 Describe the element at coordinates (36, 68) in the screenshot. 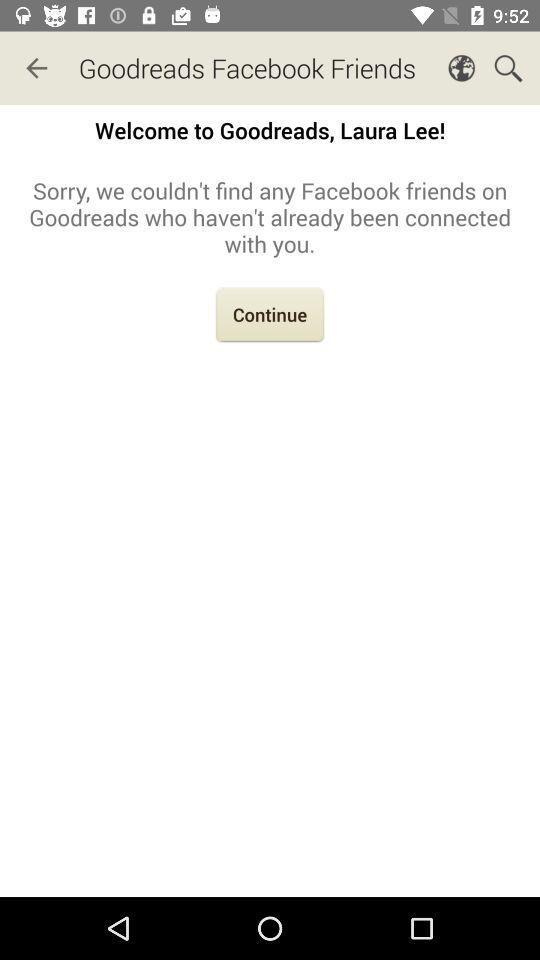

I see `the icon at the top left corner` at that location.